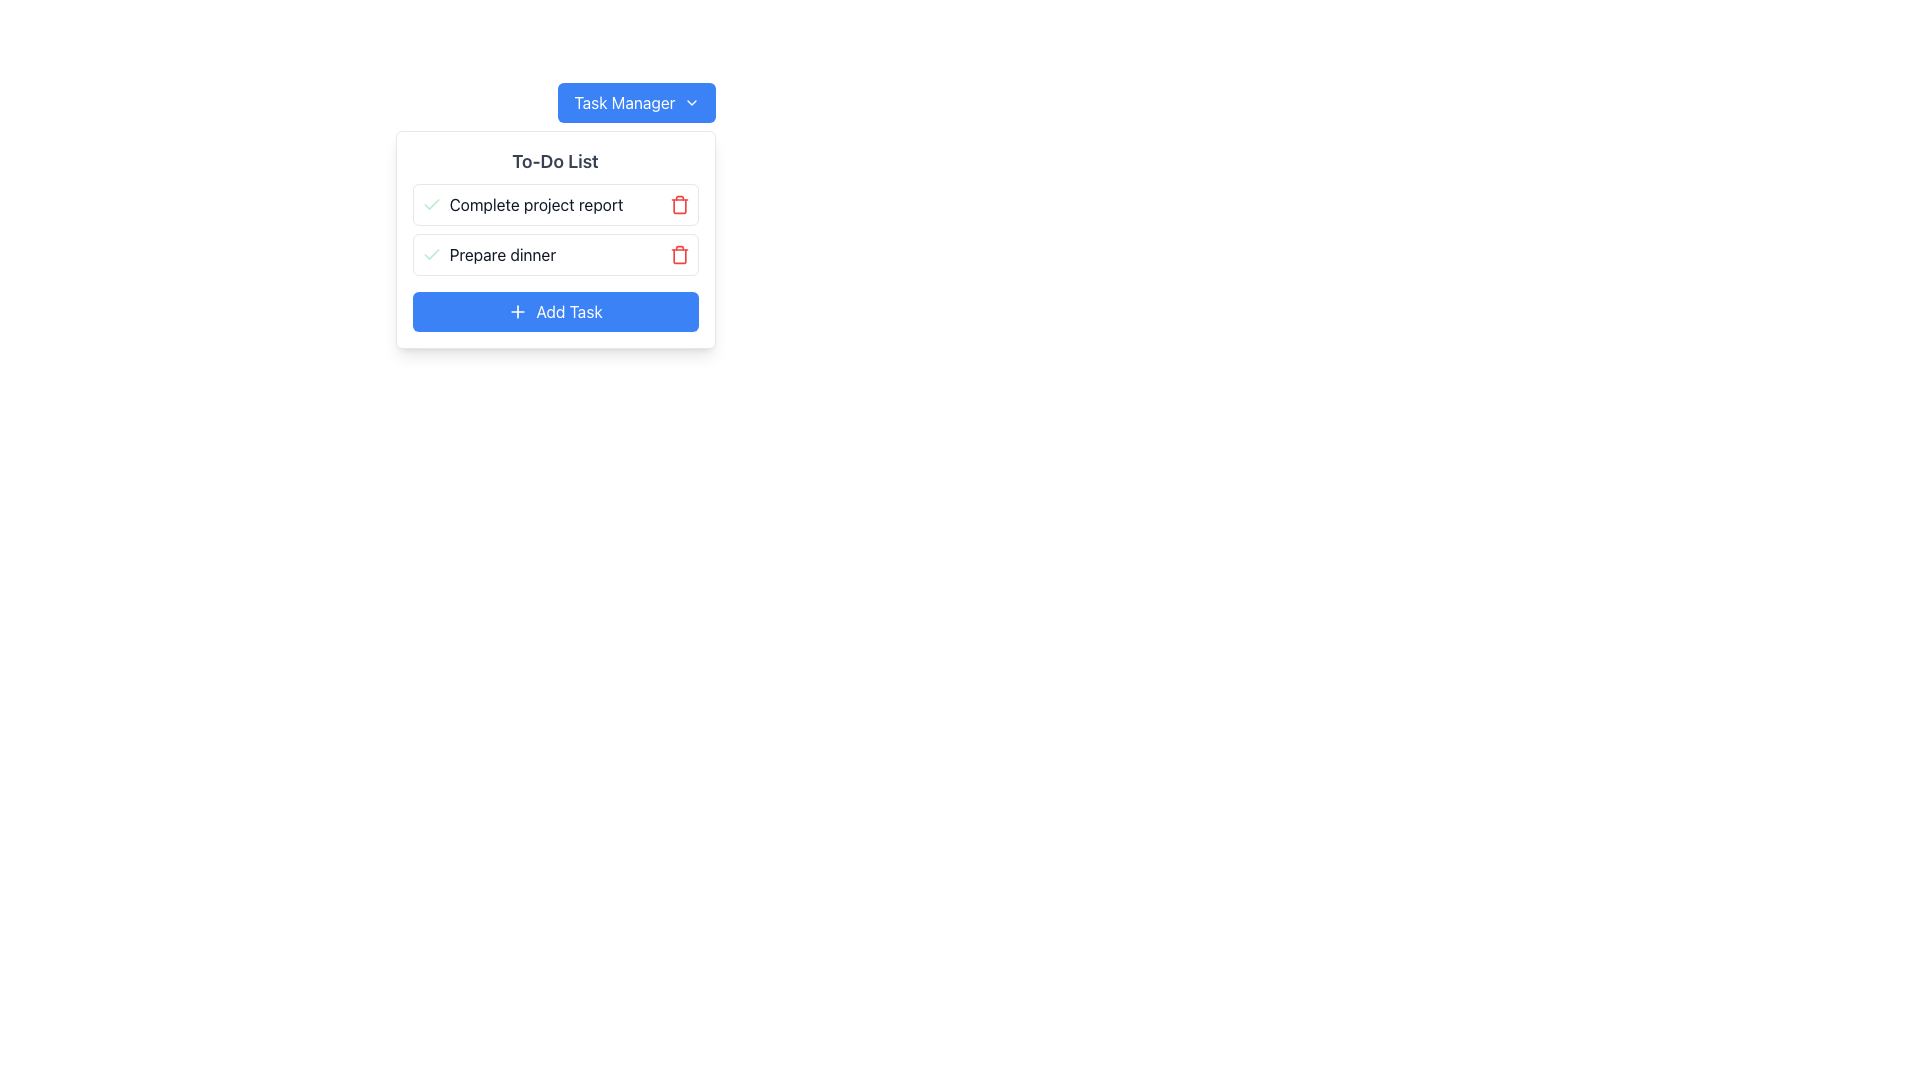  Describe the element at coordinates (522, 204) in the screenshot. I see `the text label displaying the task's title in the to-do list, which is the first task listed below the 'To-Do List' heading` at that location.